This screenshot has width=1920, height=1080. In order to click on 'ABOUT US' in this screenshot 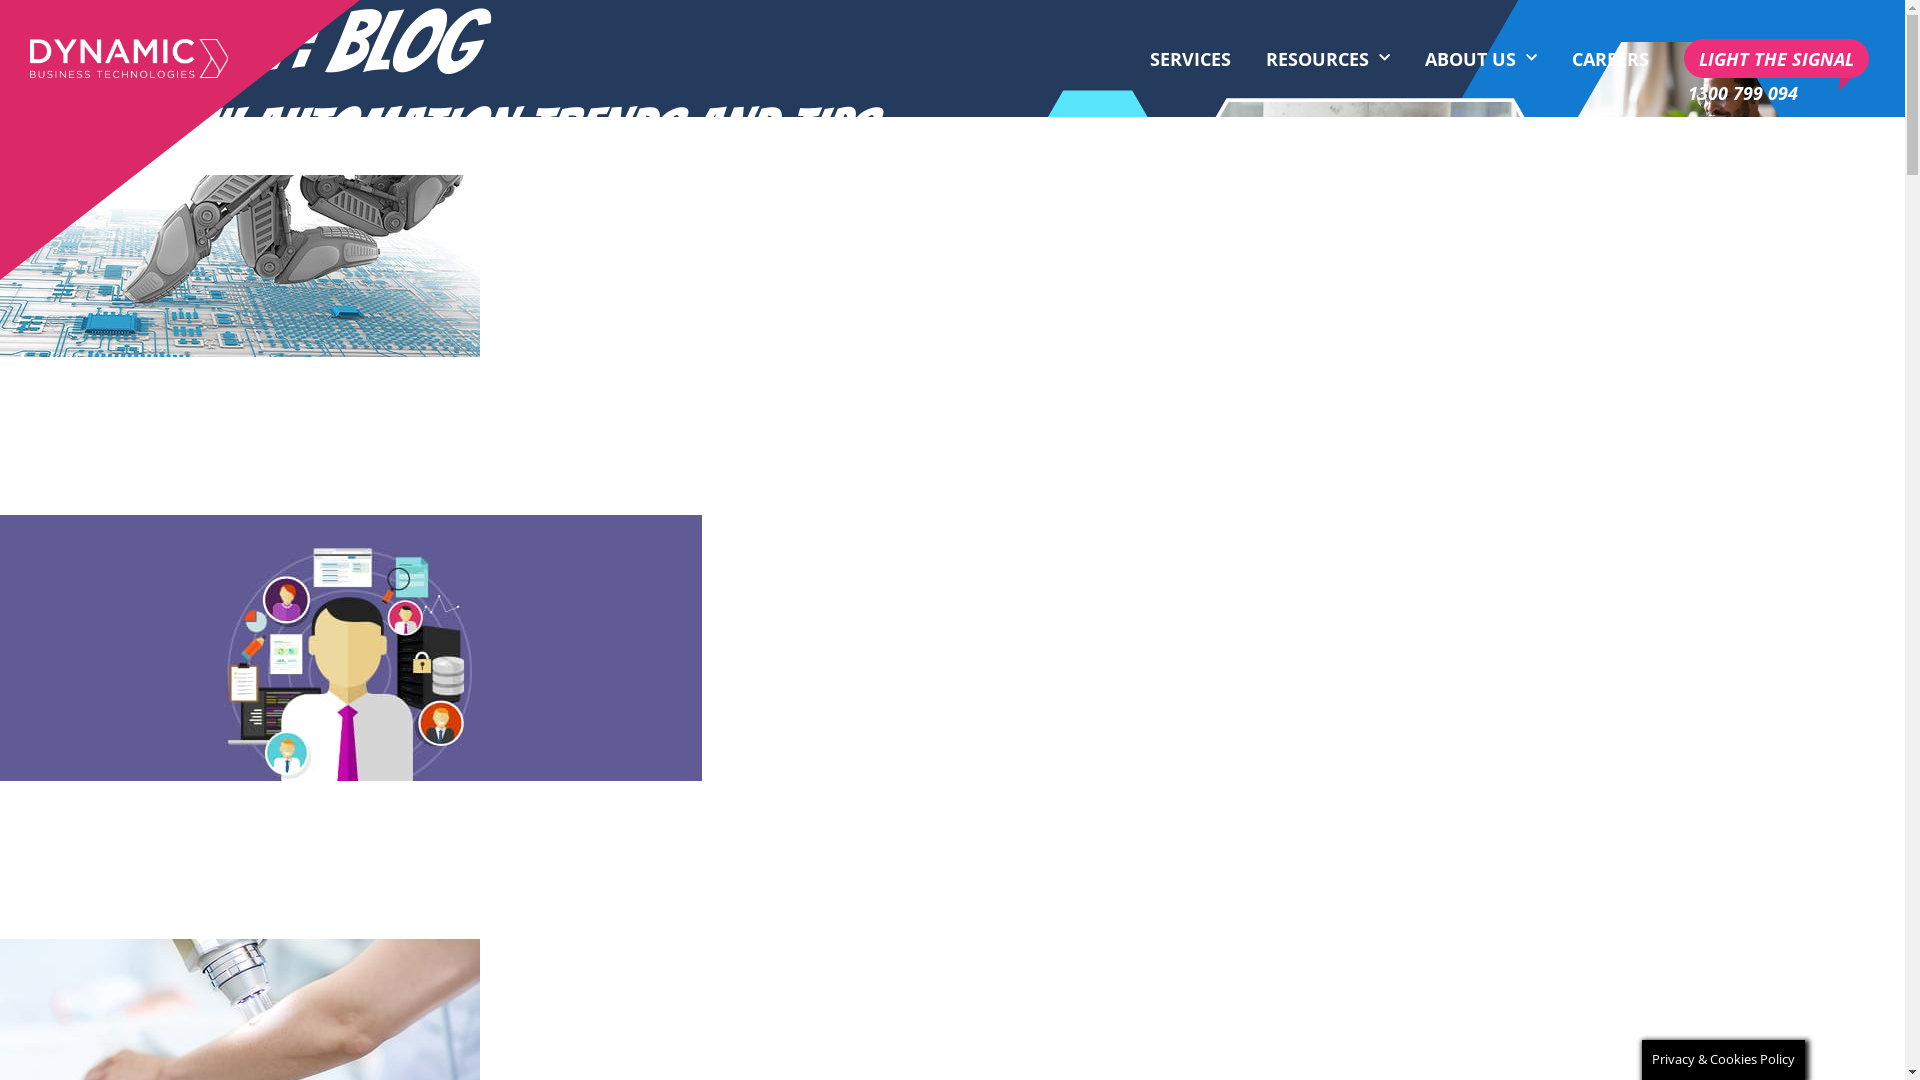, I will do `click(1481, 57)`.